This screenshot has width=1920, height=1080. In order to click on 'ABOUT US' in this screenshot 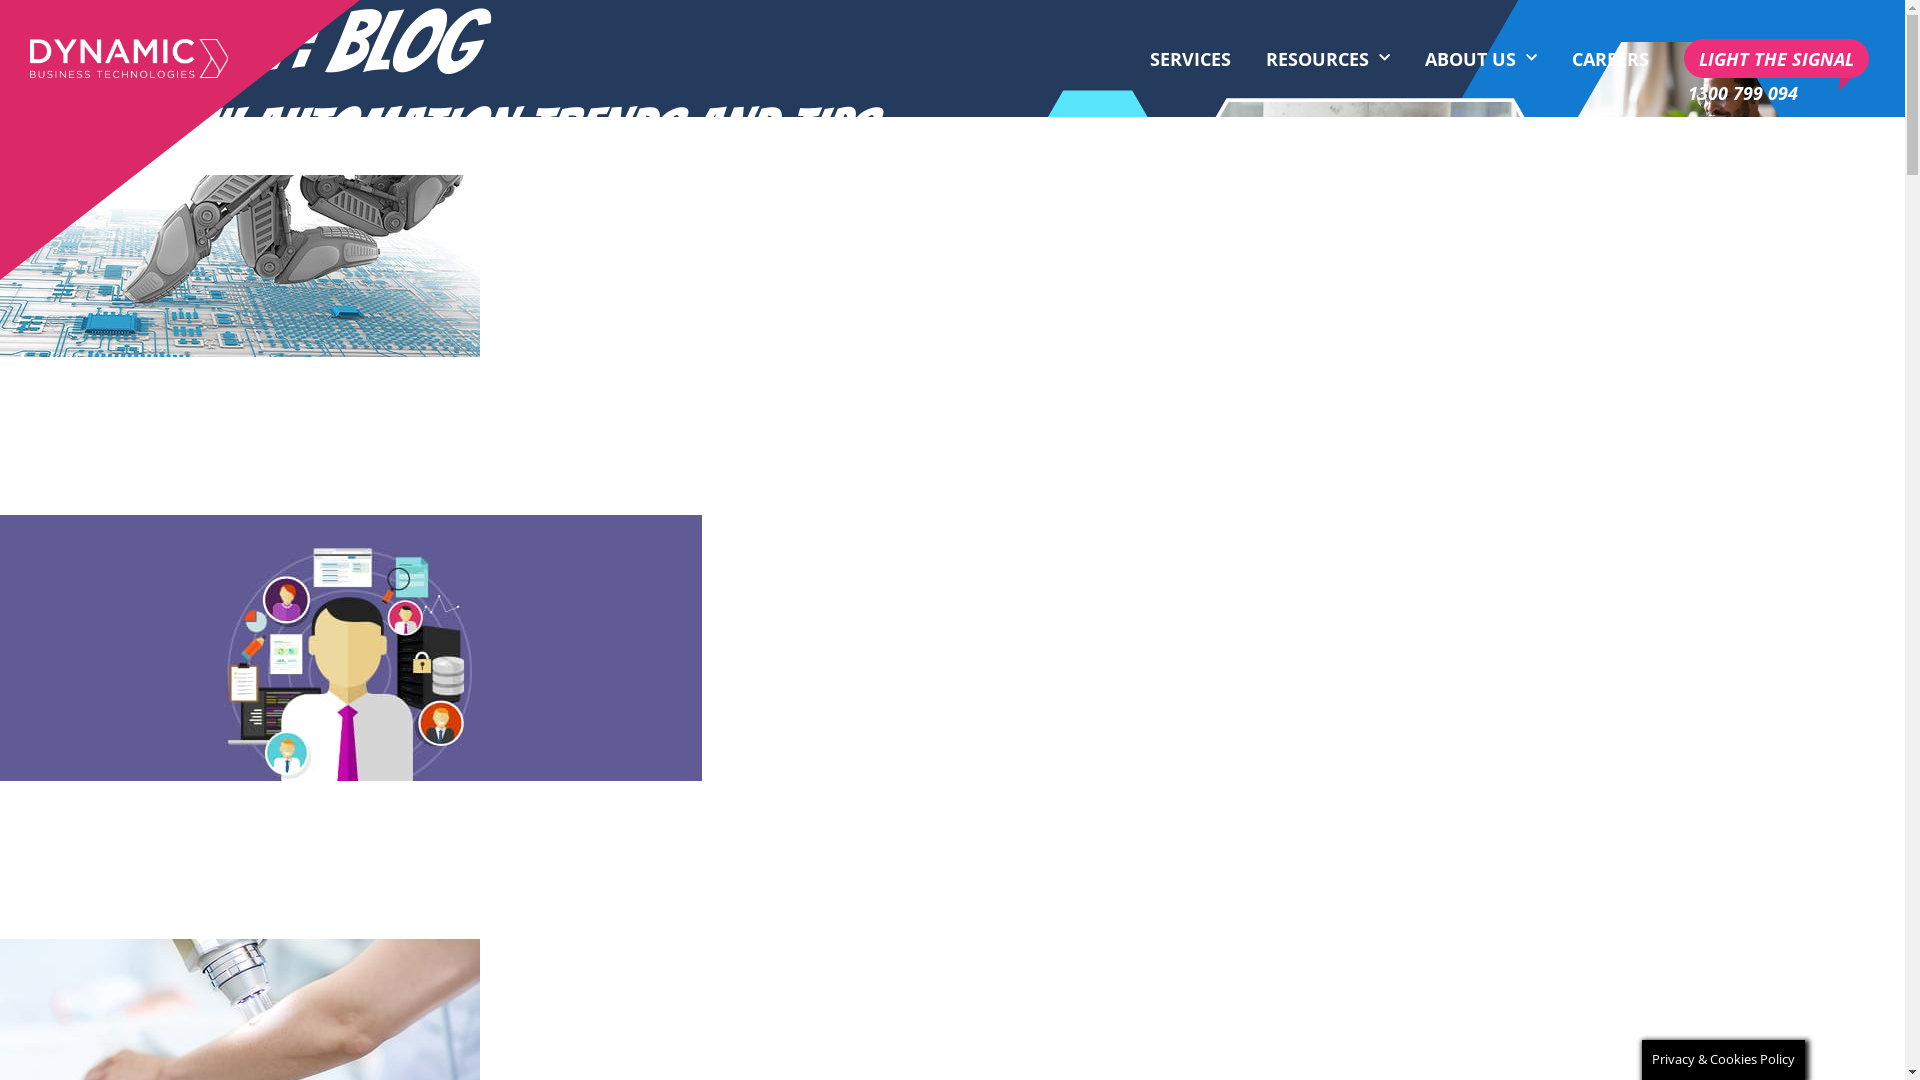, I will do `click(1481, 57)`.